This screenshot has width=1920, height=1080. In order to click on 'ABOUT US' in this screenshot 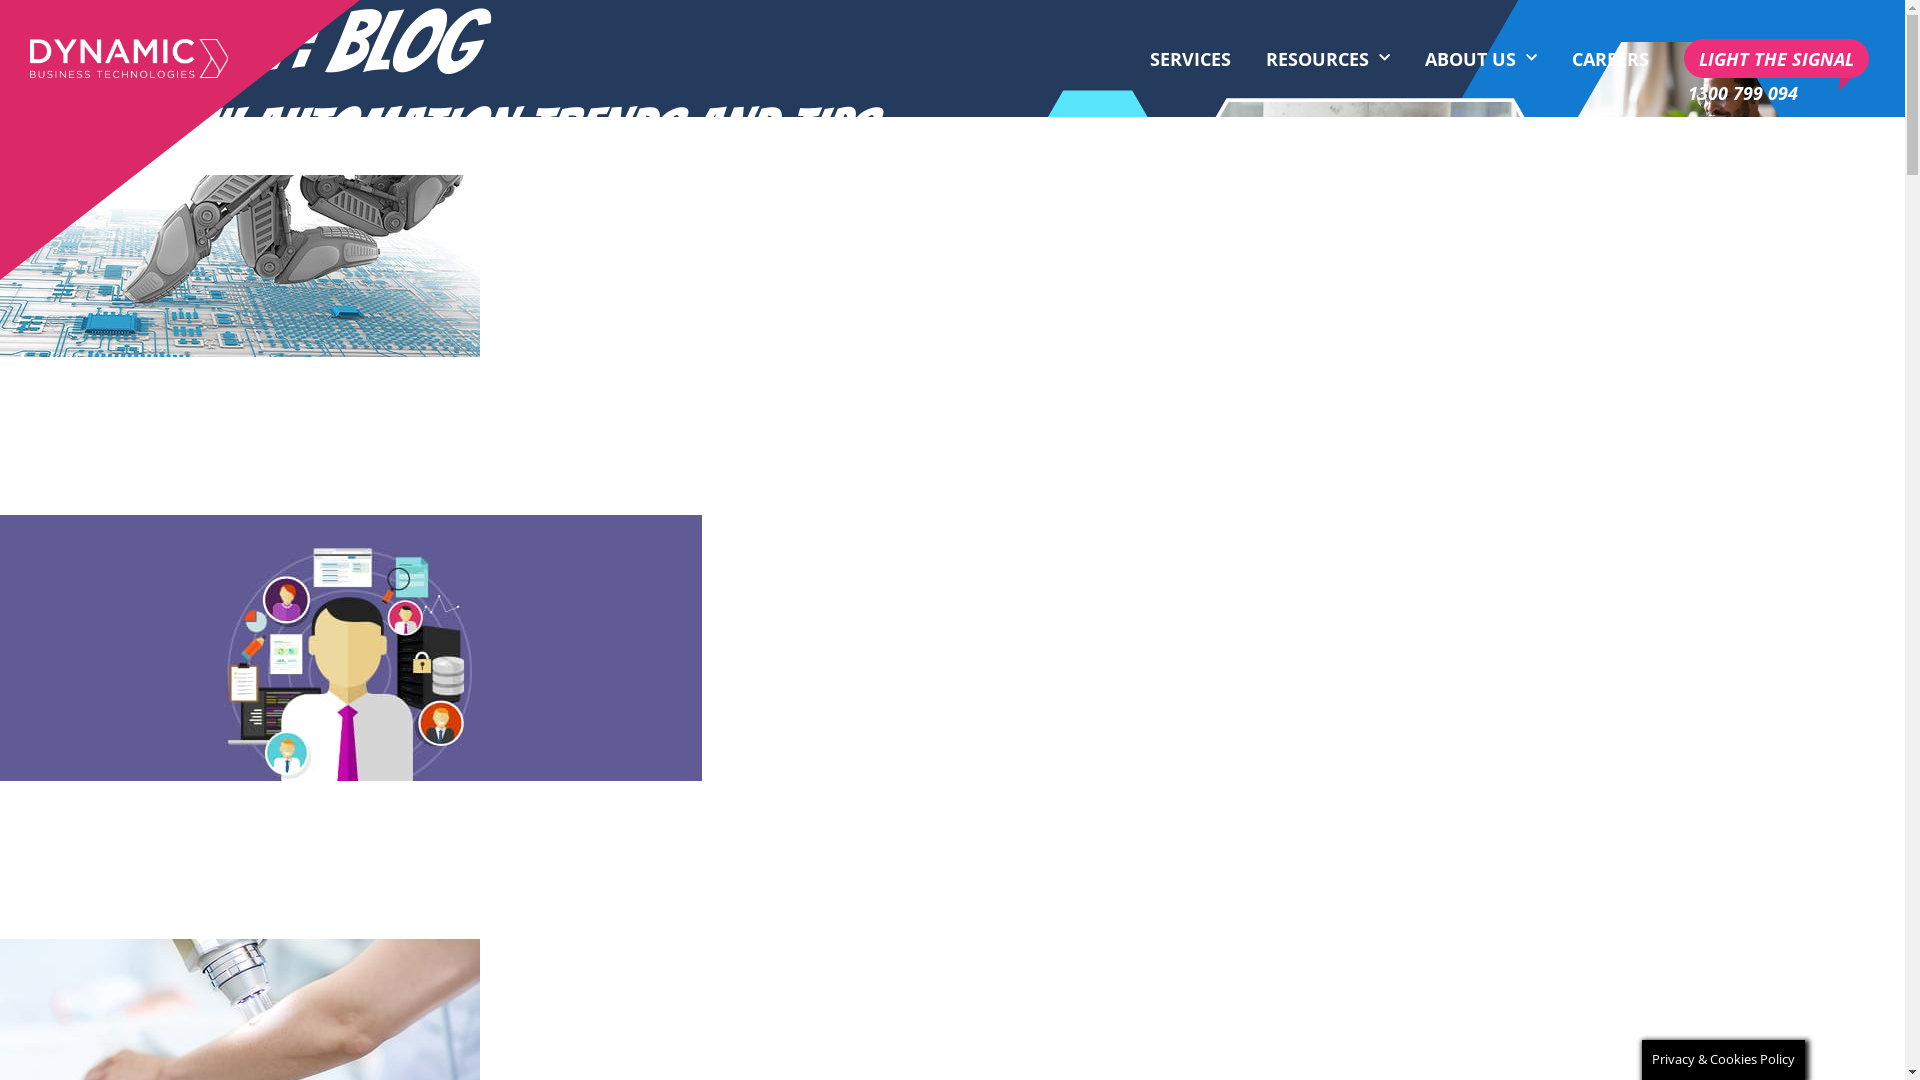, I will do `click(1481, 57)`.